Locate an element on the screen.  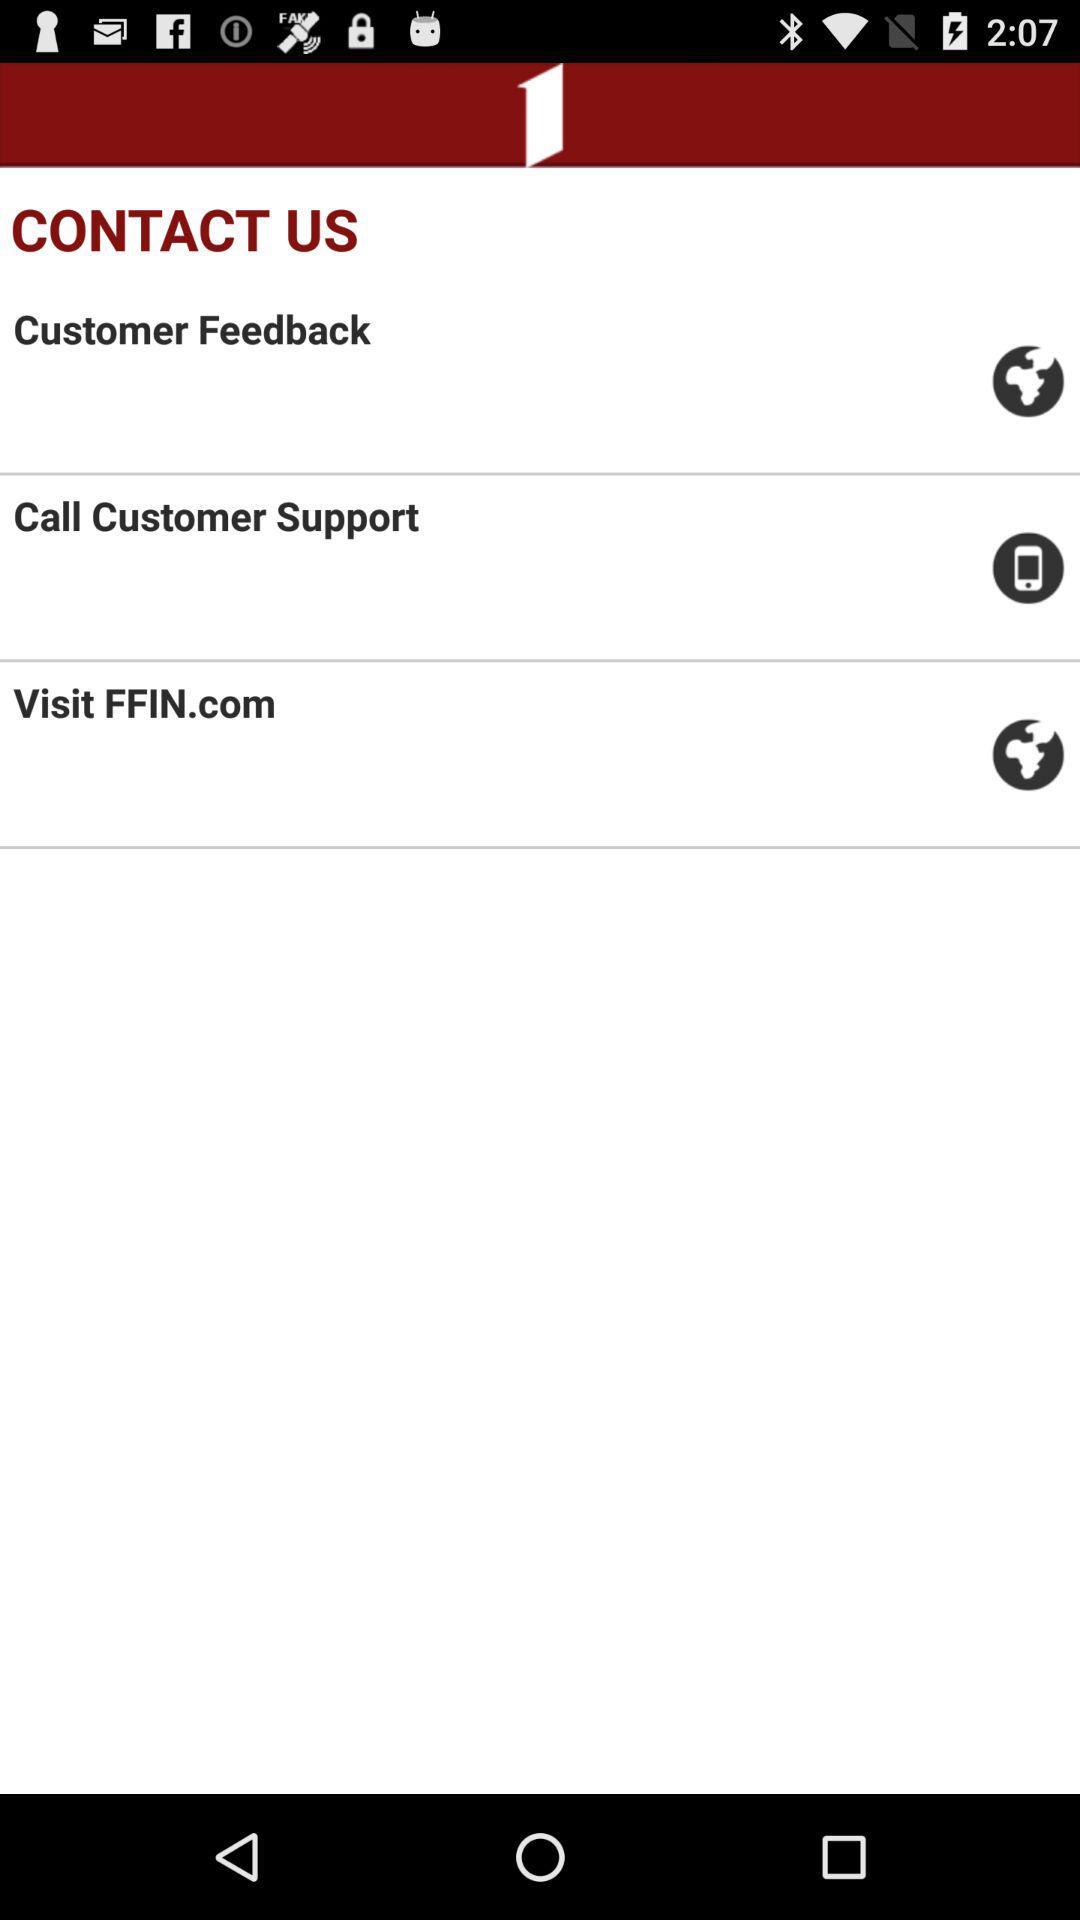
item above call customer support is located at coordinates (192, 328).